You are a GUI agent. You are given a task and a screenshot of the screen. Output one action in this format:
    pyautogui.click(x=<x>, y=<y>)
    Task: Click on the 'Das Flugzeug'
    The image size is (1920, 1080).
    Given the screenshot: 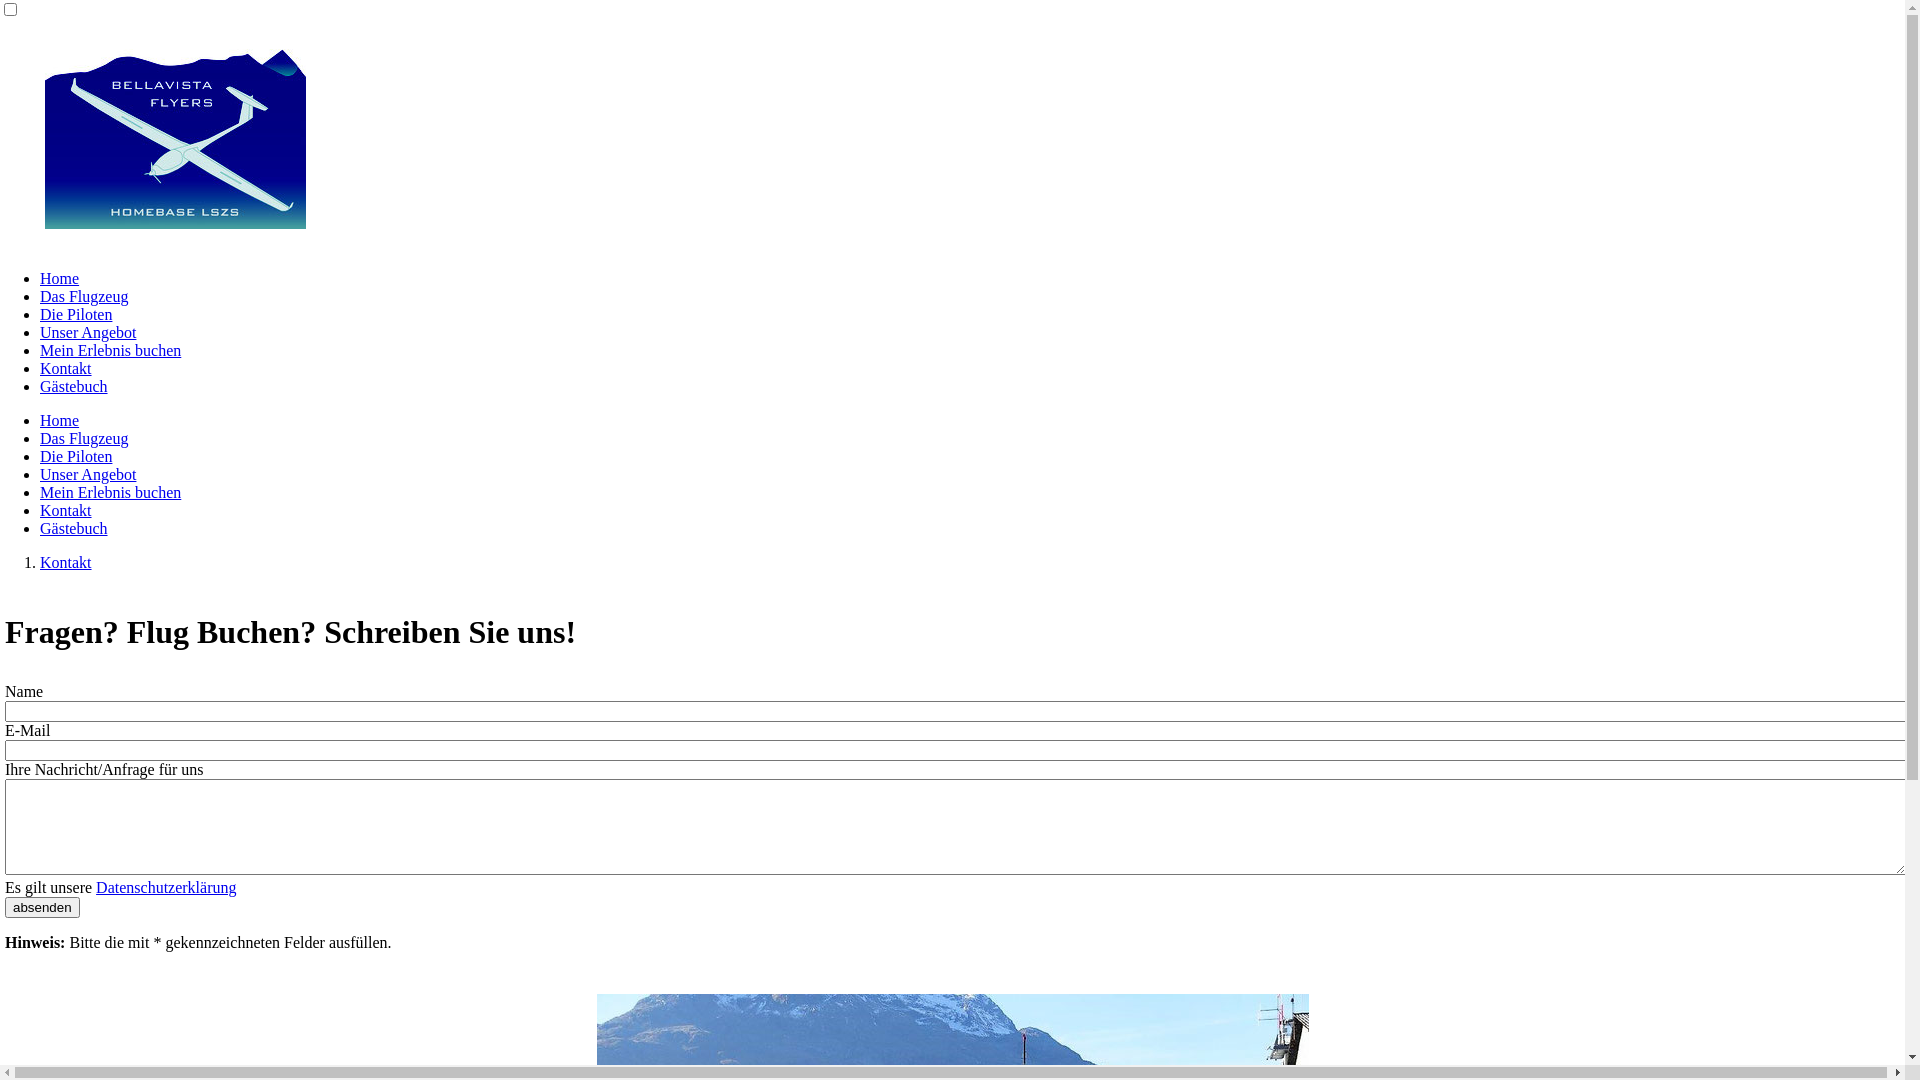 What is the action you would take?
    pyautogui.click(x=82, y=437)
    